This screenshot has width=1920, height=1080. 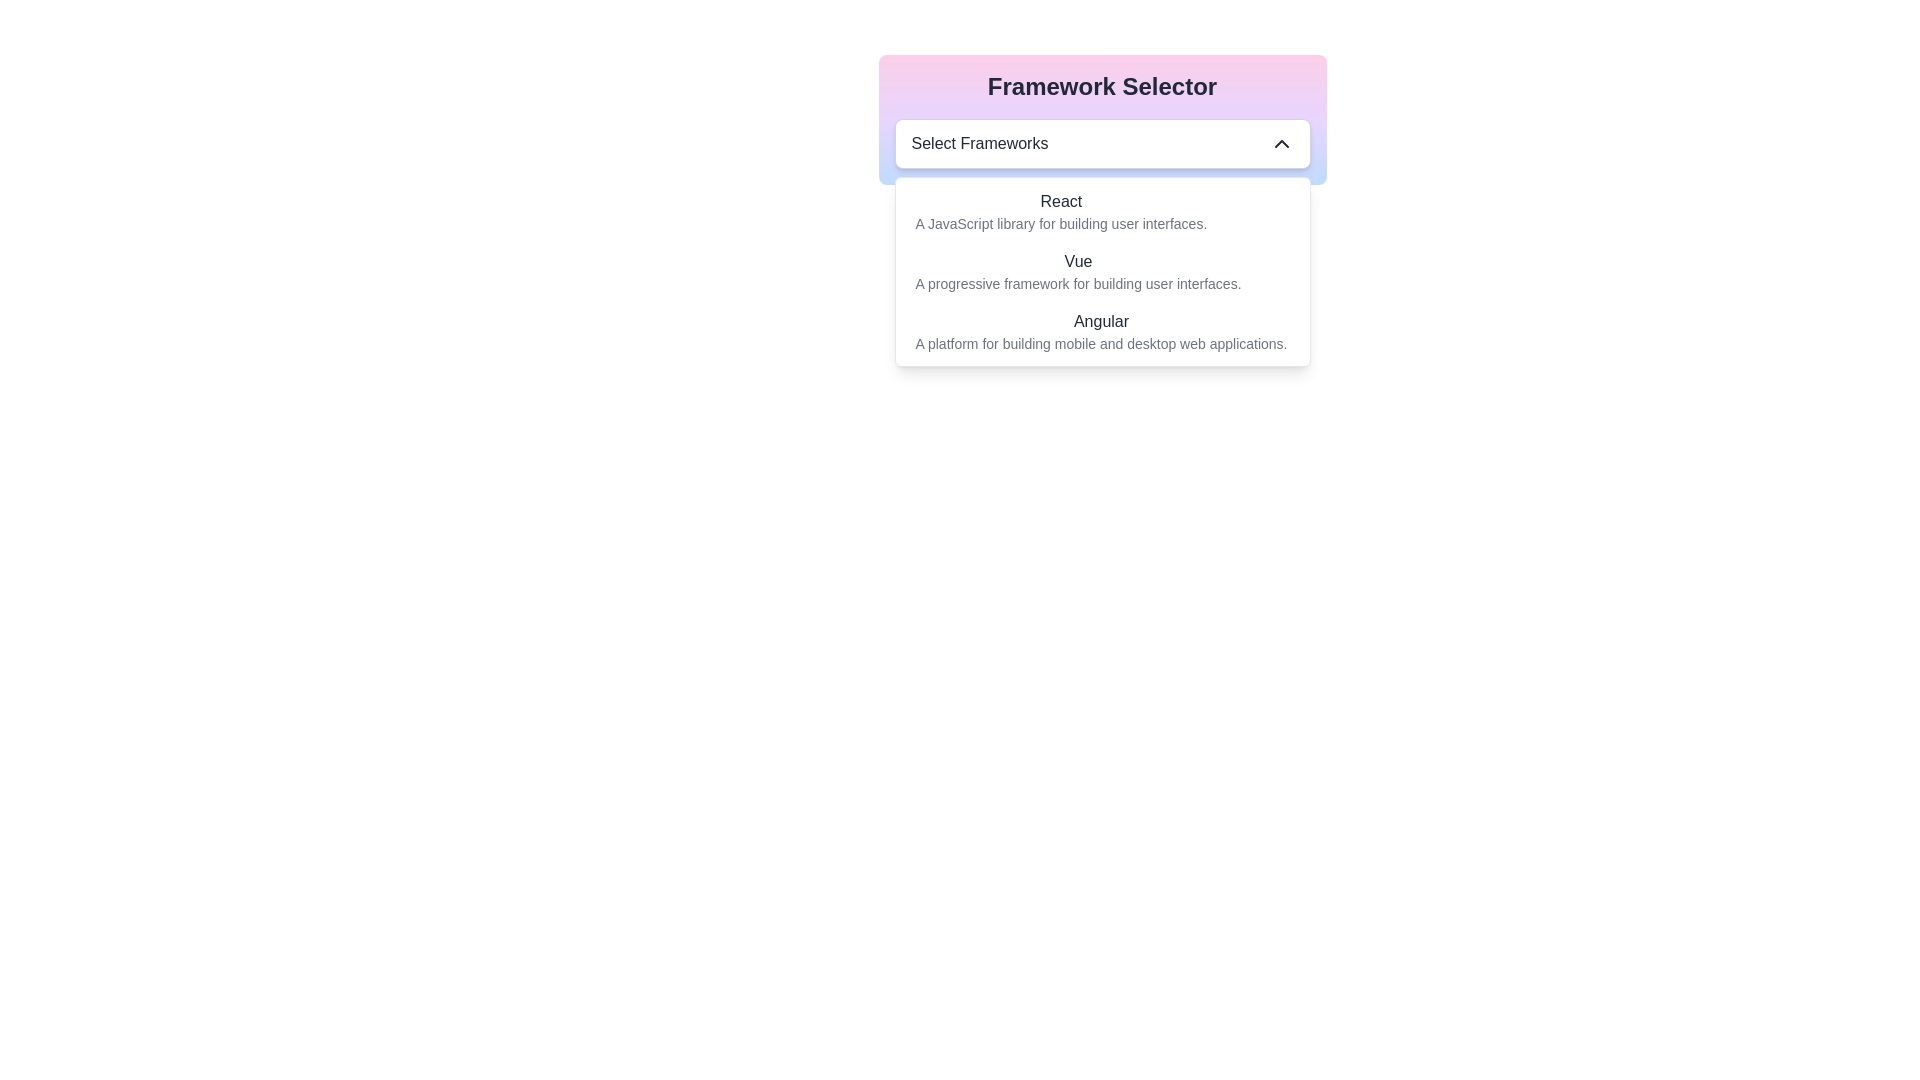 I want to click on an option from the white dropdown menu located below the 'Select Frameworks' button by clicking on it, so click(x=1101, y=272).